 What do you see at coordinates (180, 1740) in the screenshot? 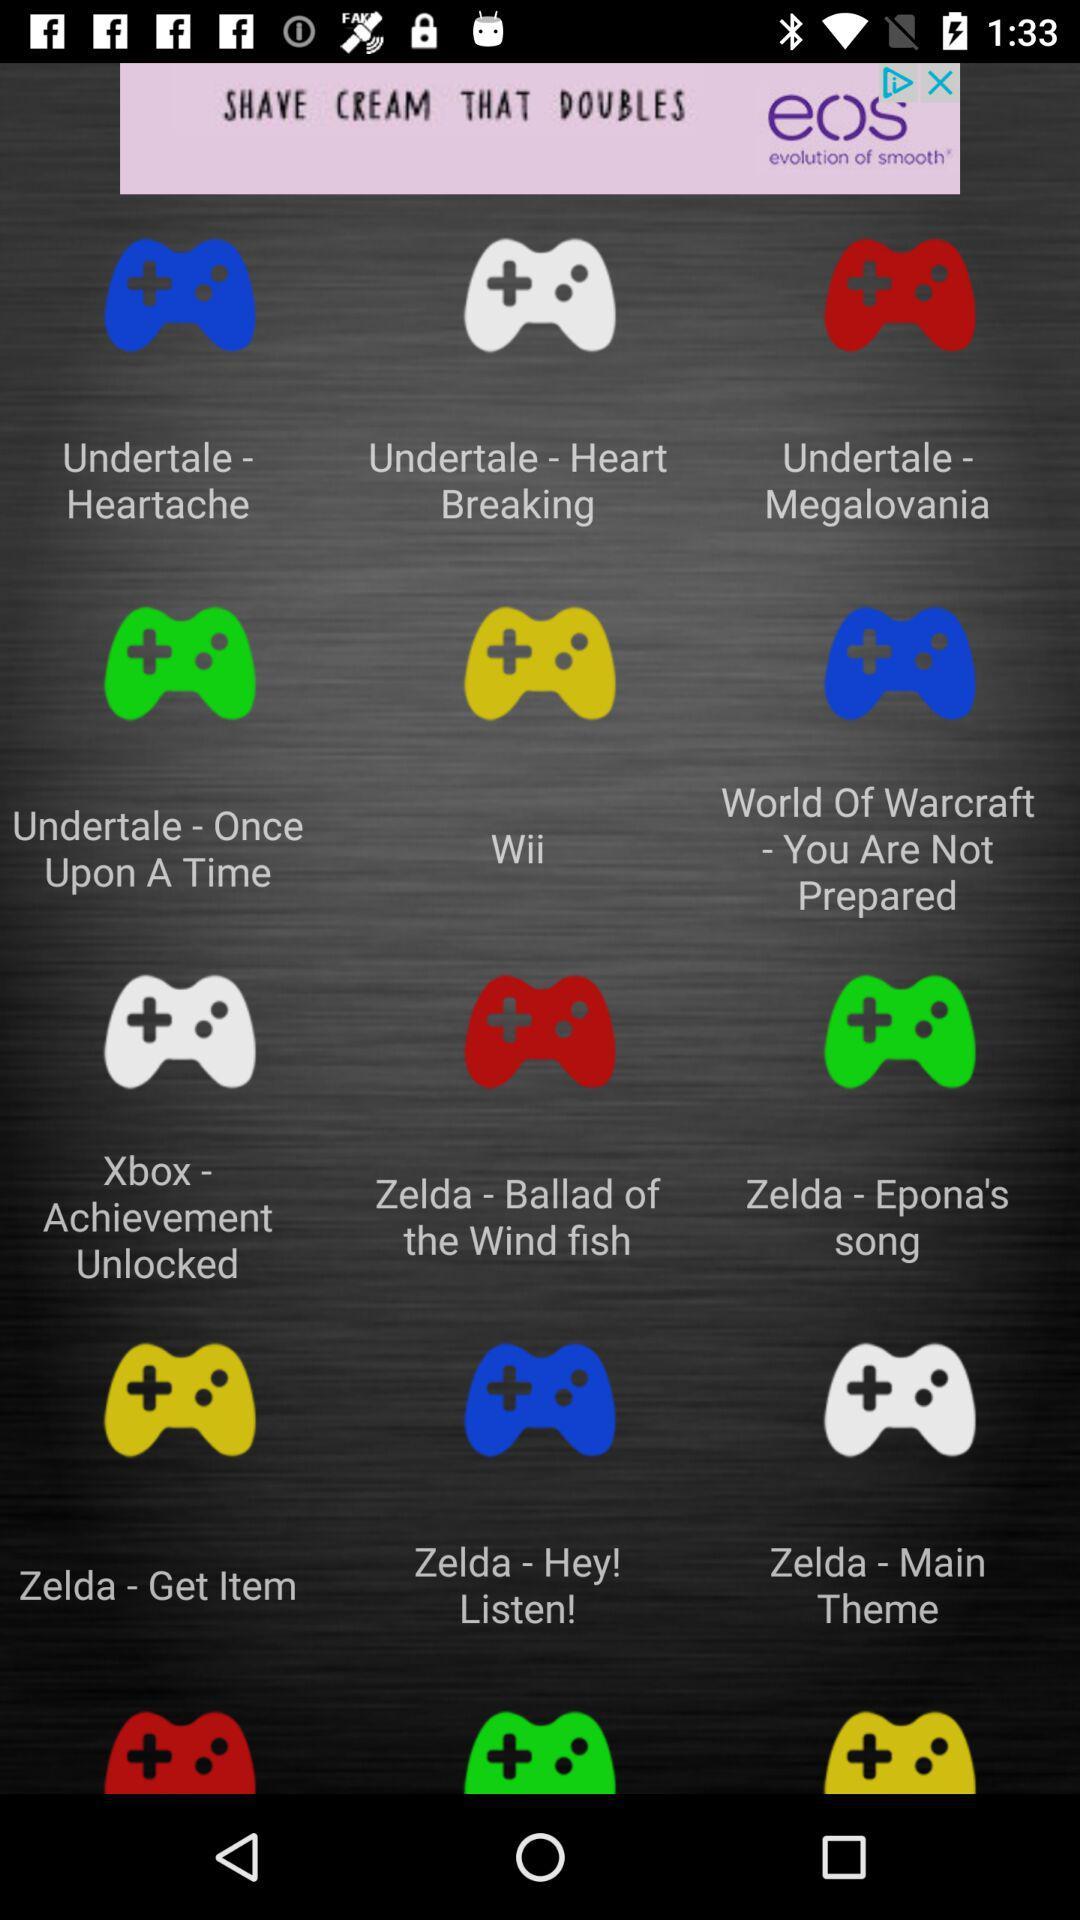
I see `option` at bounding box center [180, 1740].